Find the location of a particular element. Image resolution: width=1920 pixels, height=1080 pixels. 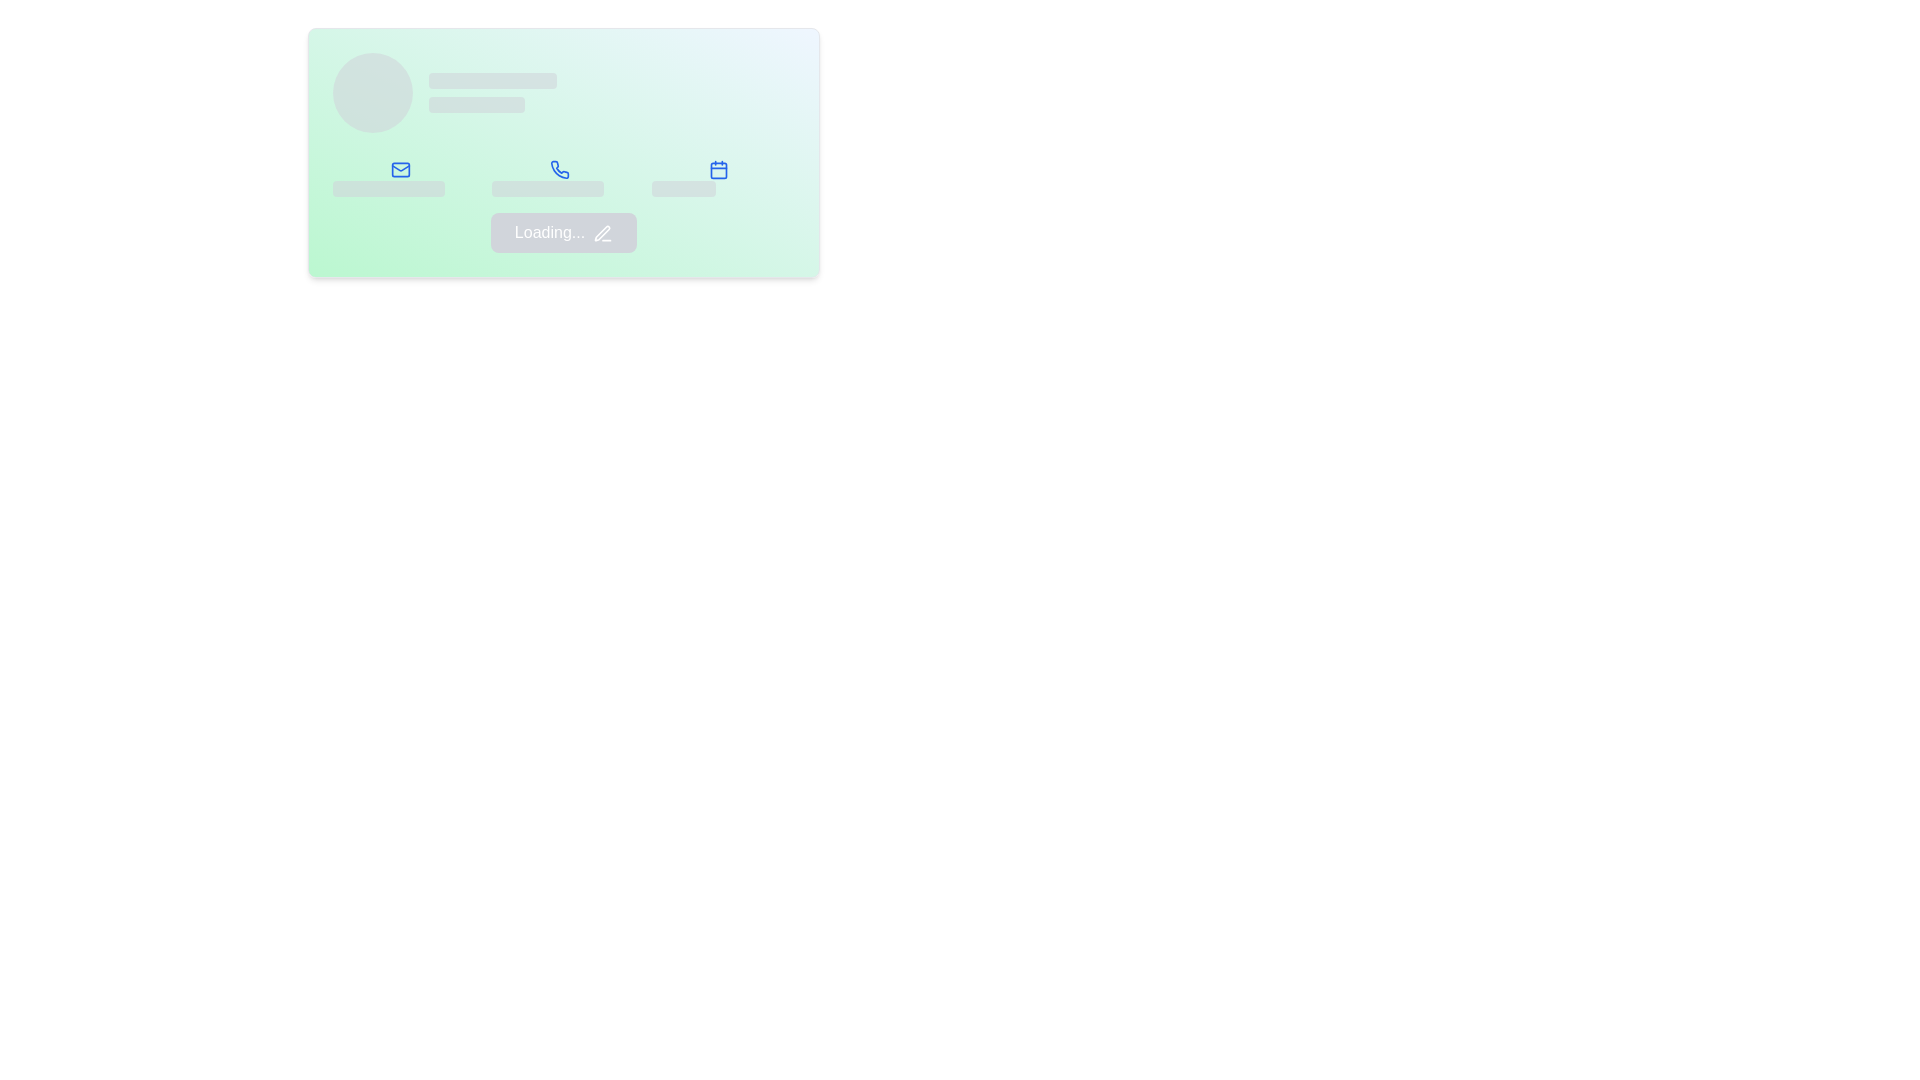

the scheduling icon located in the rightmost section of the grid beneath the calendar icon to interact with its date selection functionality is located at coordinates (722, 176).